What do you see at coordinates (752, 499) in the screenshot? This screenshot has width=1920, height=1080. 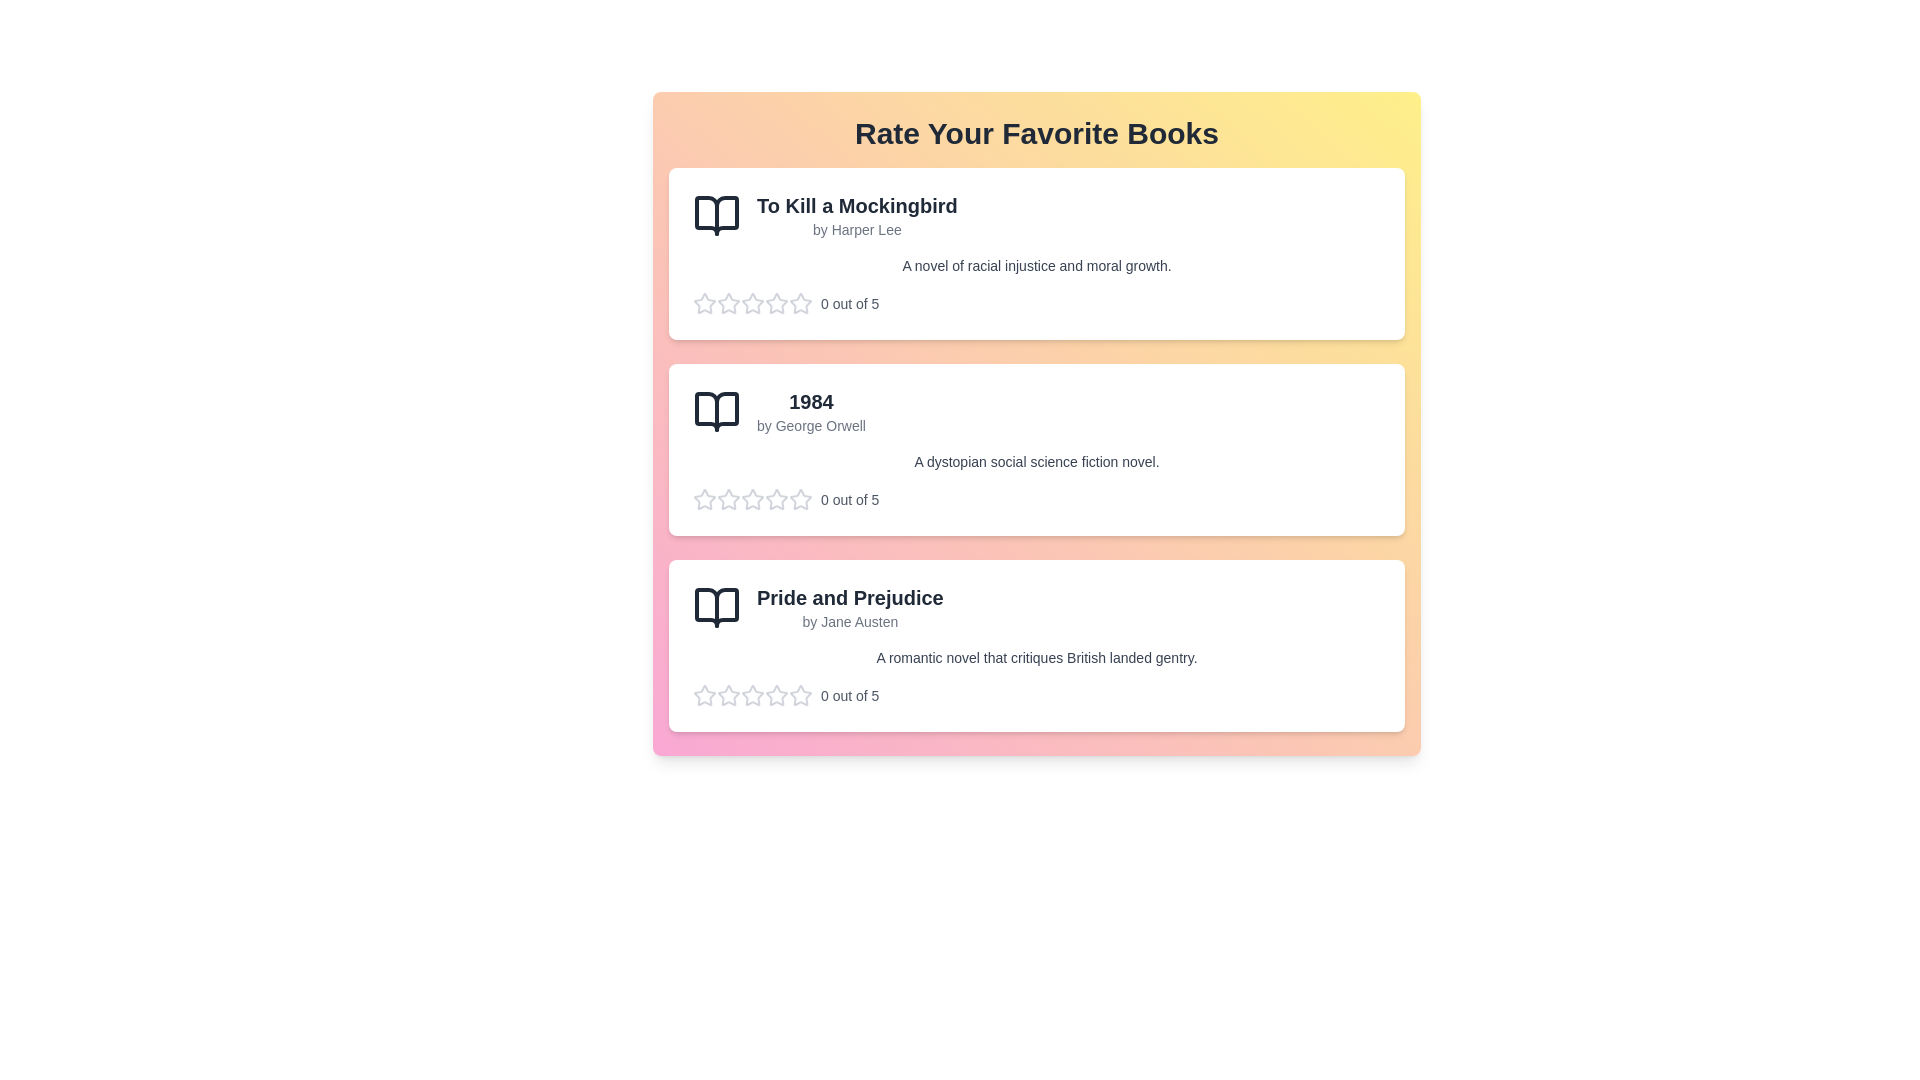 I see `the fourth star icon in the 5-star rating system` at bounding box center [752, 499].